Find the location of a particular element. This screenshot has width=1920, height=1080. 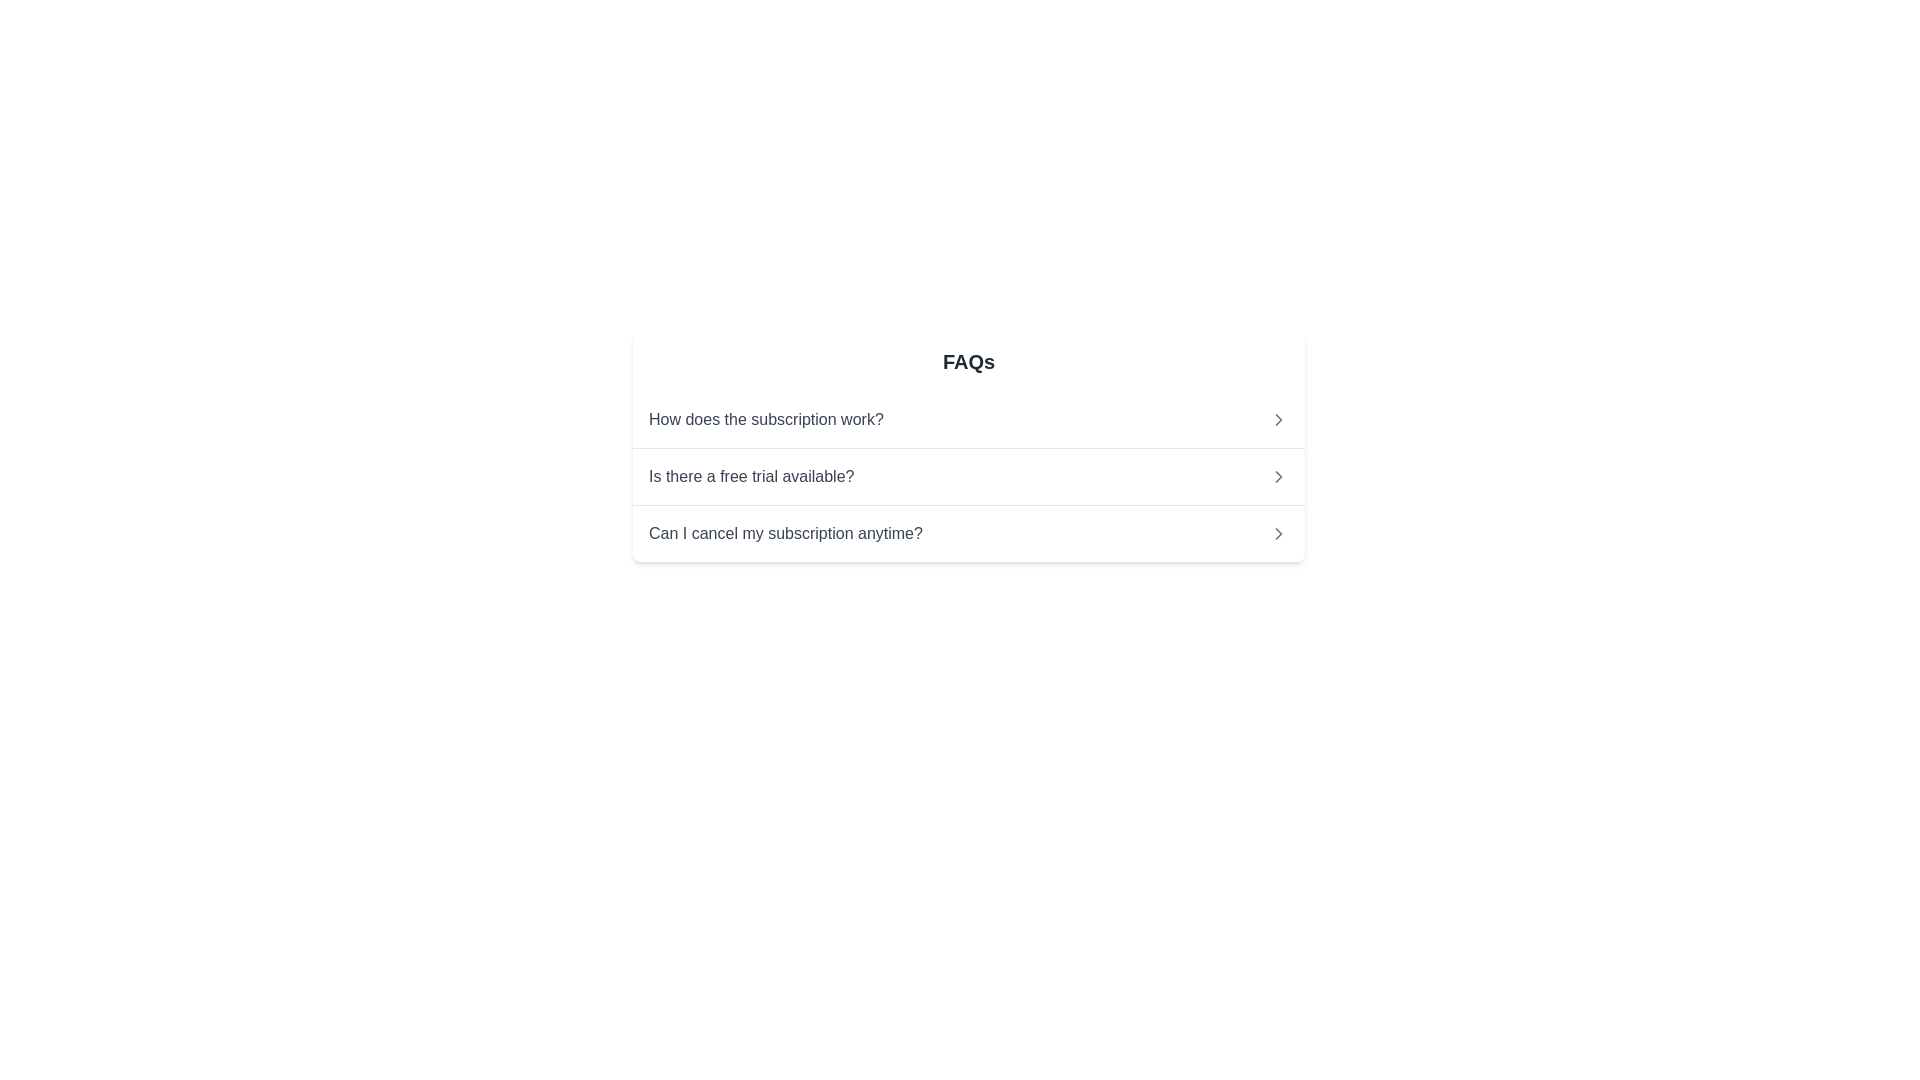

the second clickable FAQ item located centrally in the FAQ section is located at coordinates (969, 477).